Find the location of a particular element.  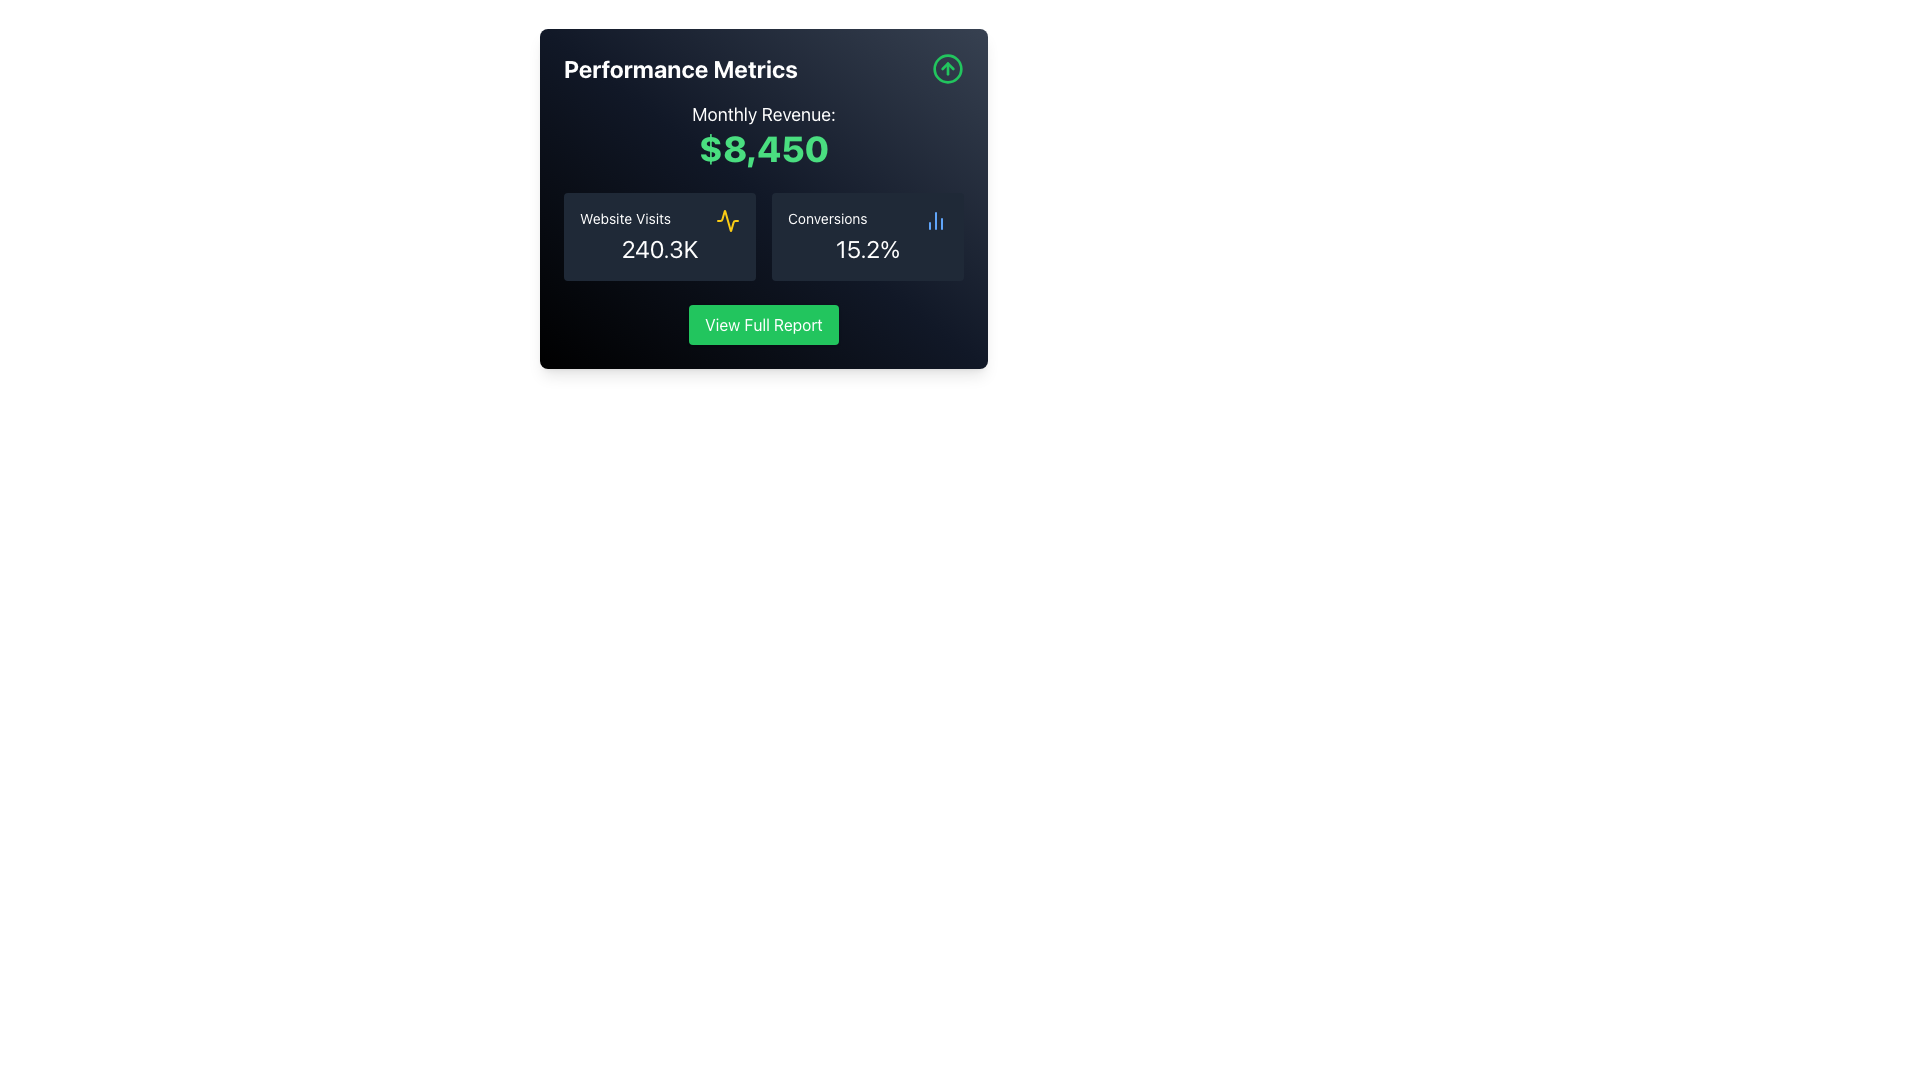

the text display showing 'Monthly Revenue:' and the value '$8,450' within the 'Performance Metrics' card is located at coordinates (762, 135).